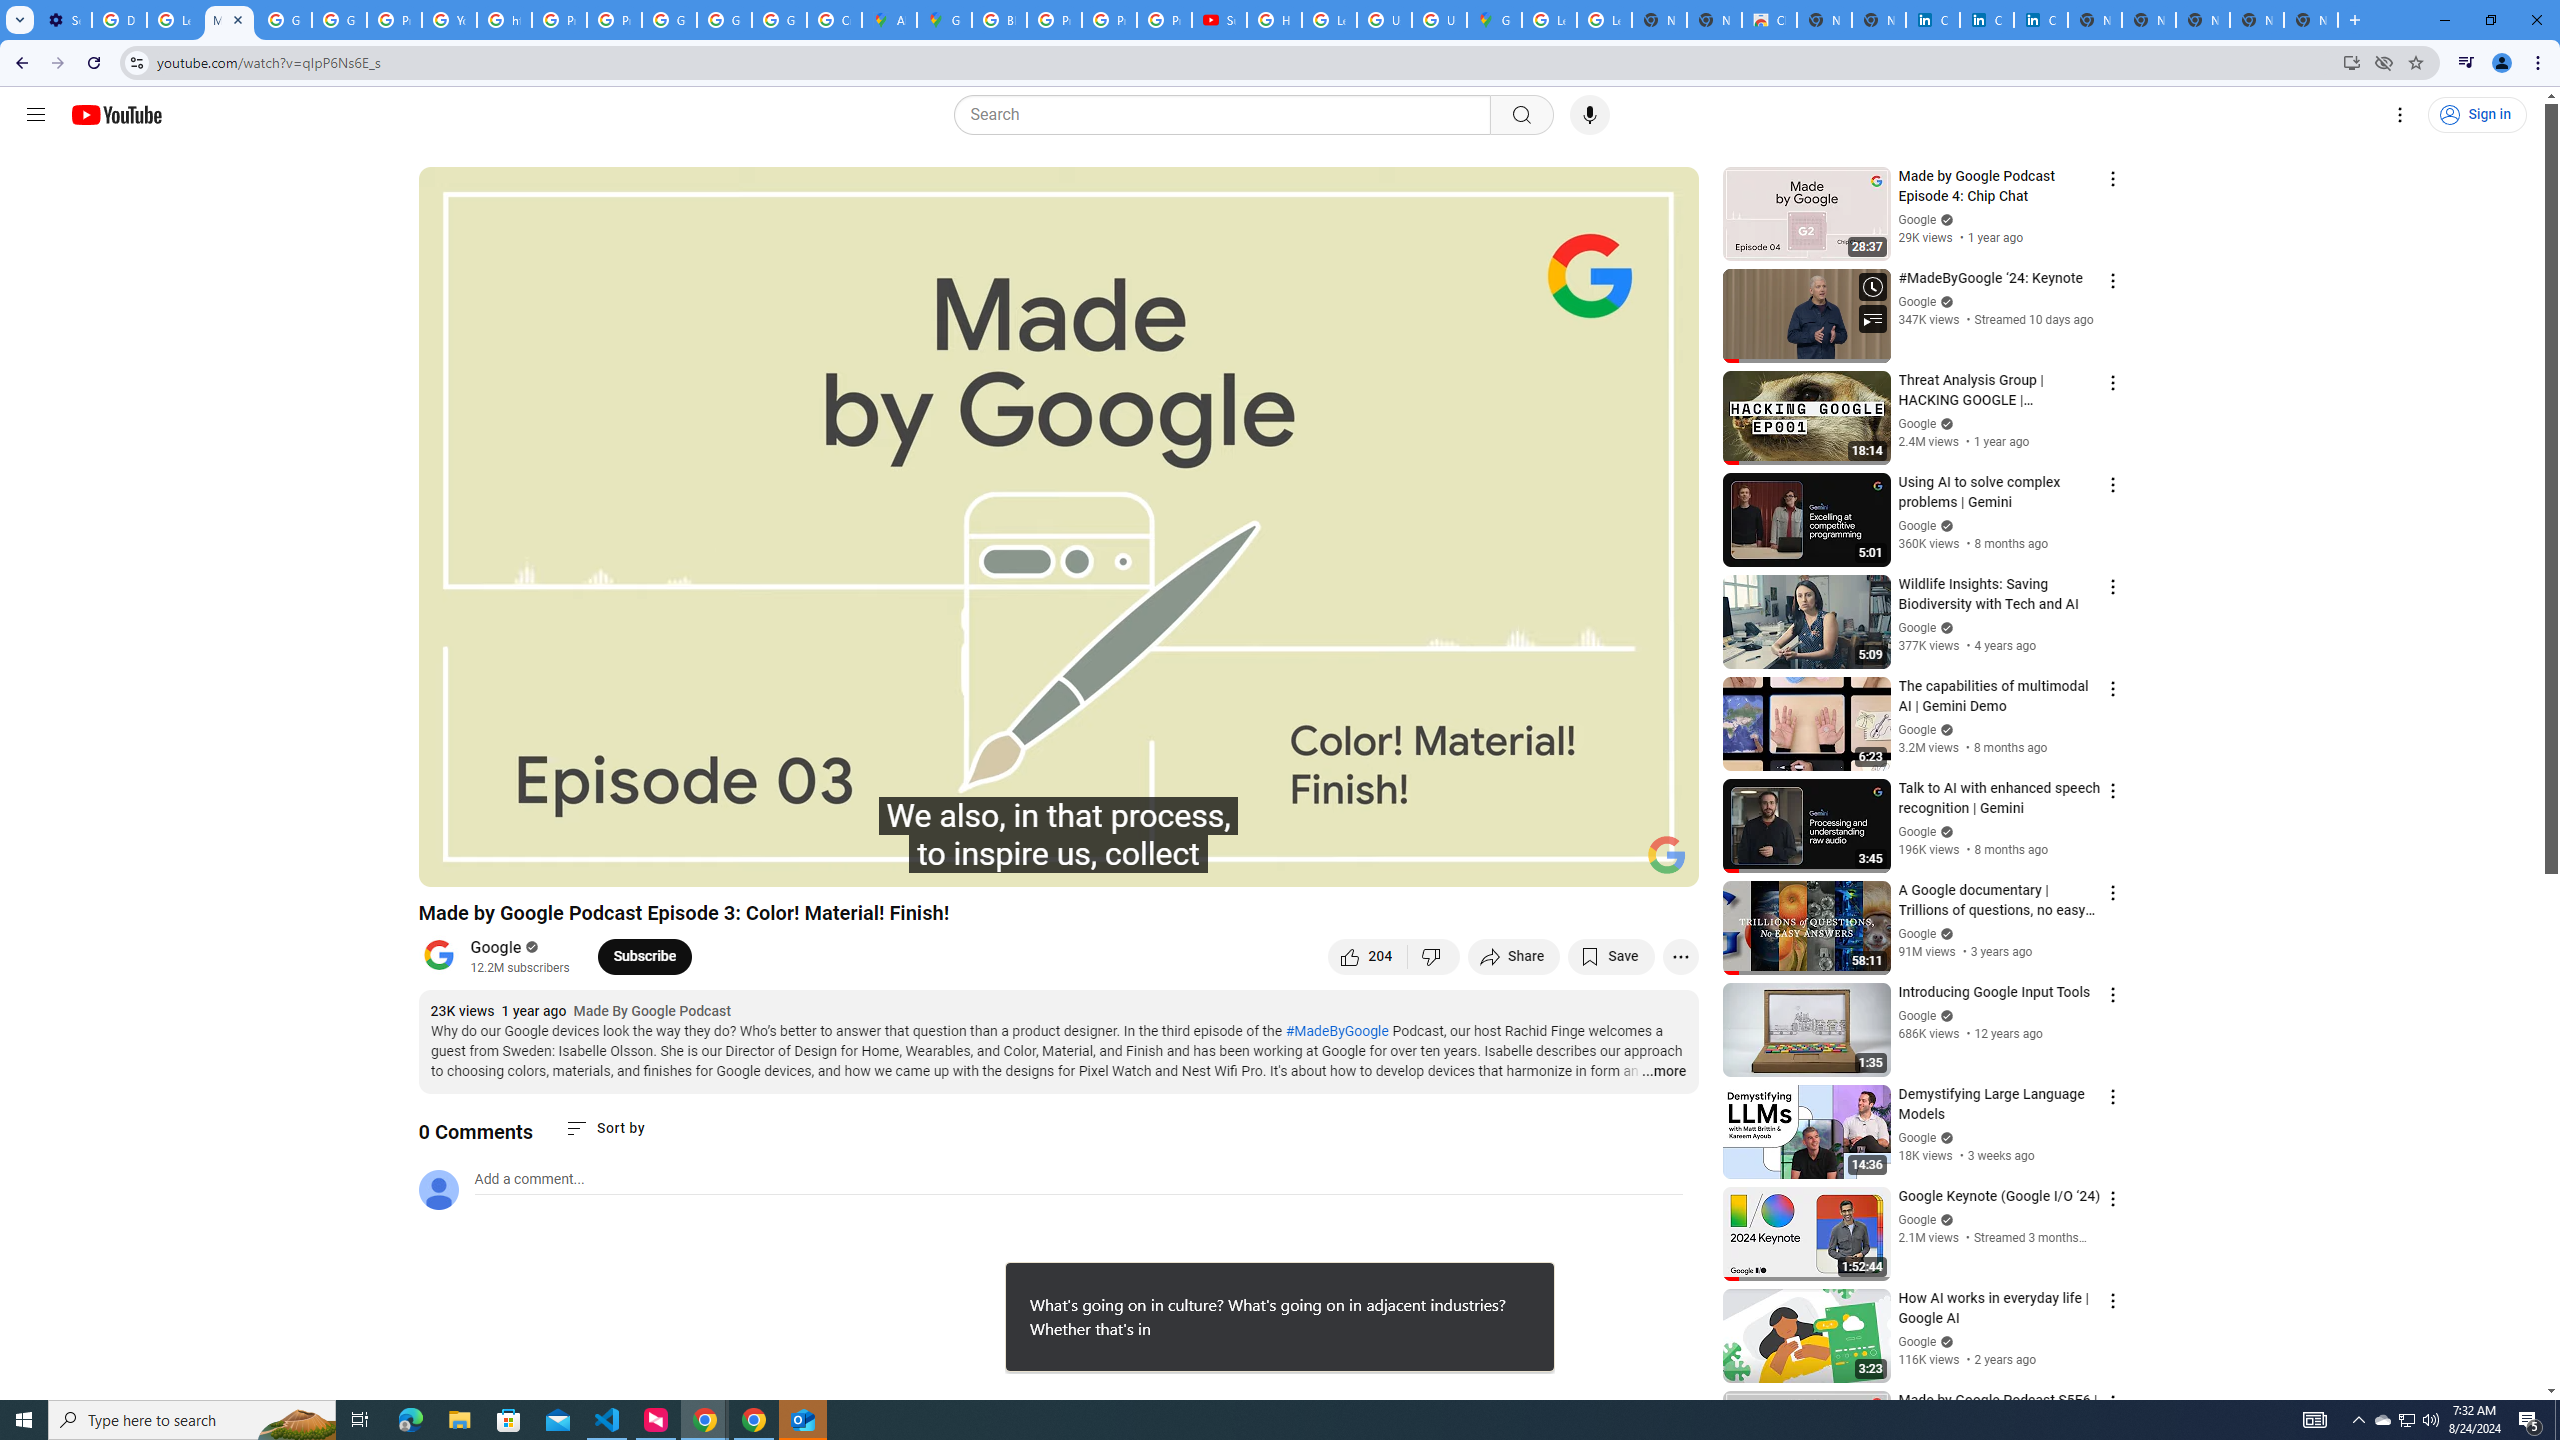 This screenshot has width=2560, height=1440. Describe the element at coordinates (652, 1011) in the screenshot. I see `'Made By Google Podcast'` at that location.